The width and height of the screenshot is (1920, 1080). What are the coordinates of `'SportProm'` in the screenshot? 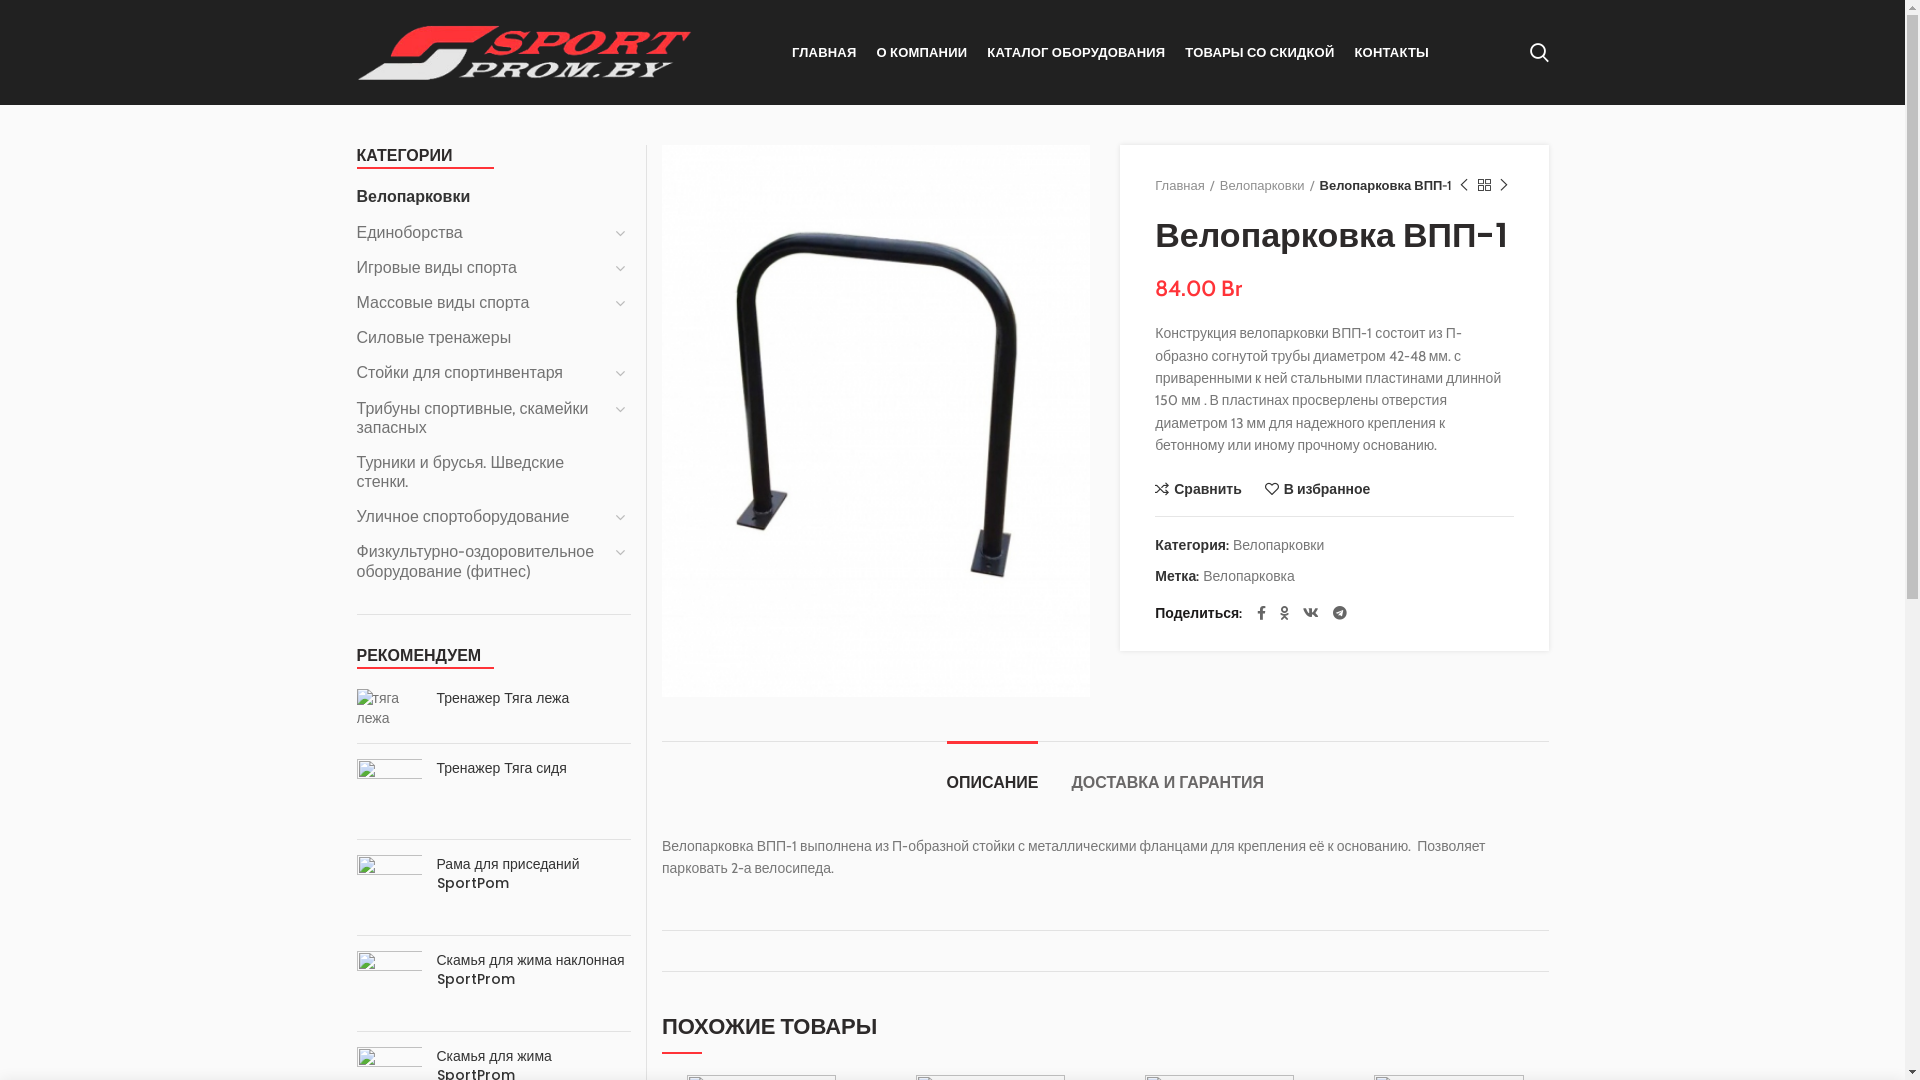 It's located at (389, 1049).